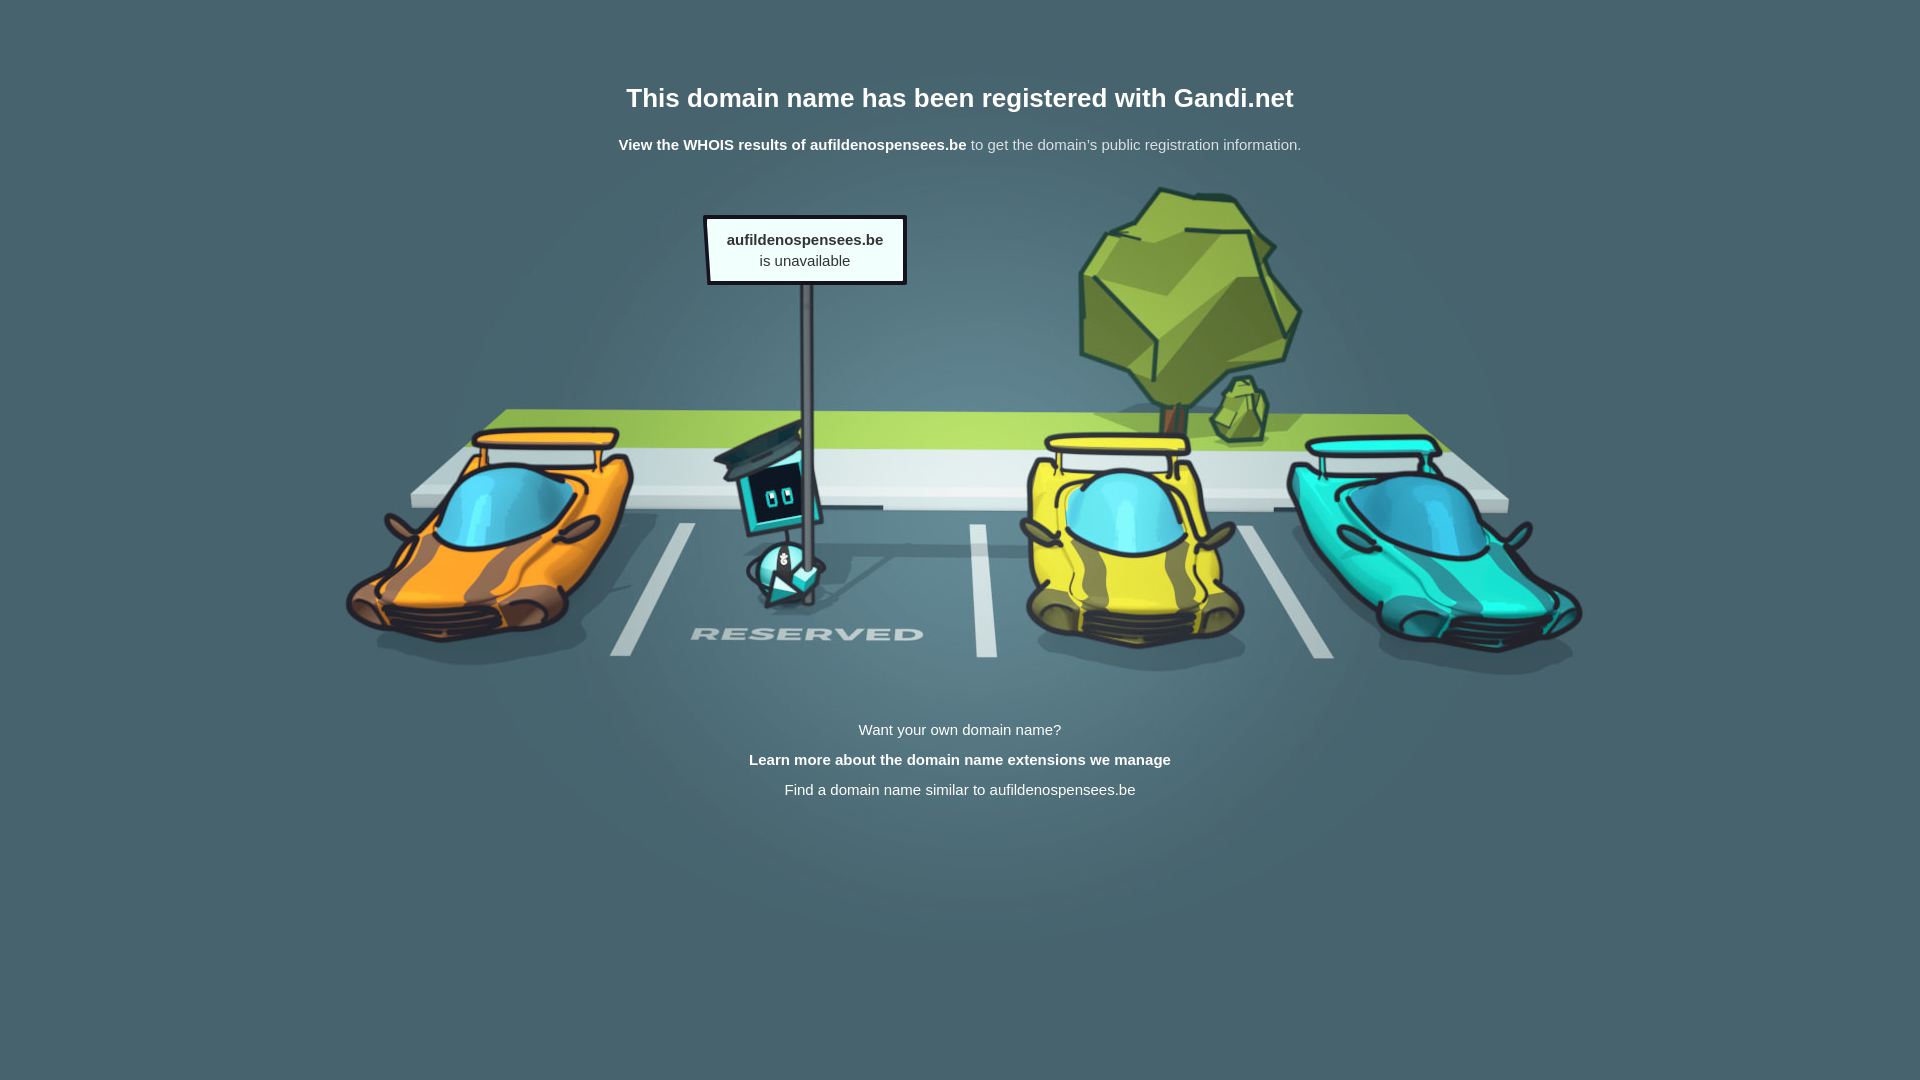 The width and height of the screenshot is (1920, 1080). I want to click on 'View the WHOIS results of aufildenospensees.be', so click(617, 143).